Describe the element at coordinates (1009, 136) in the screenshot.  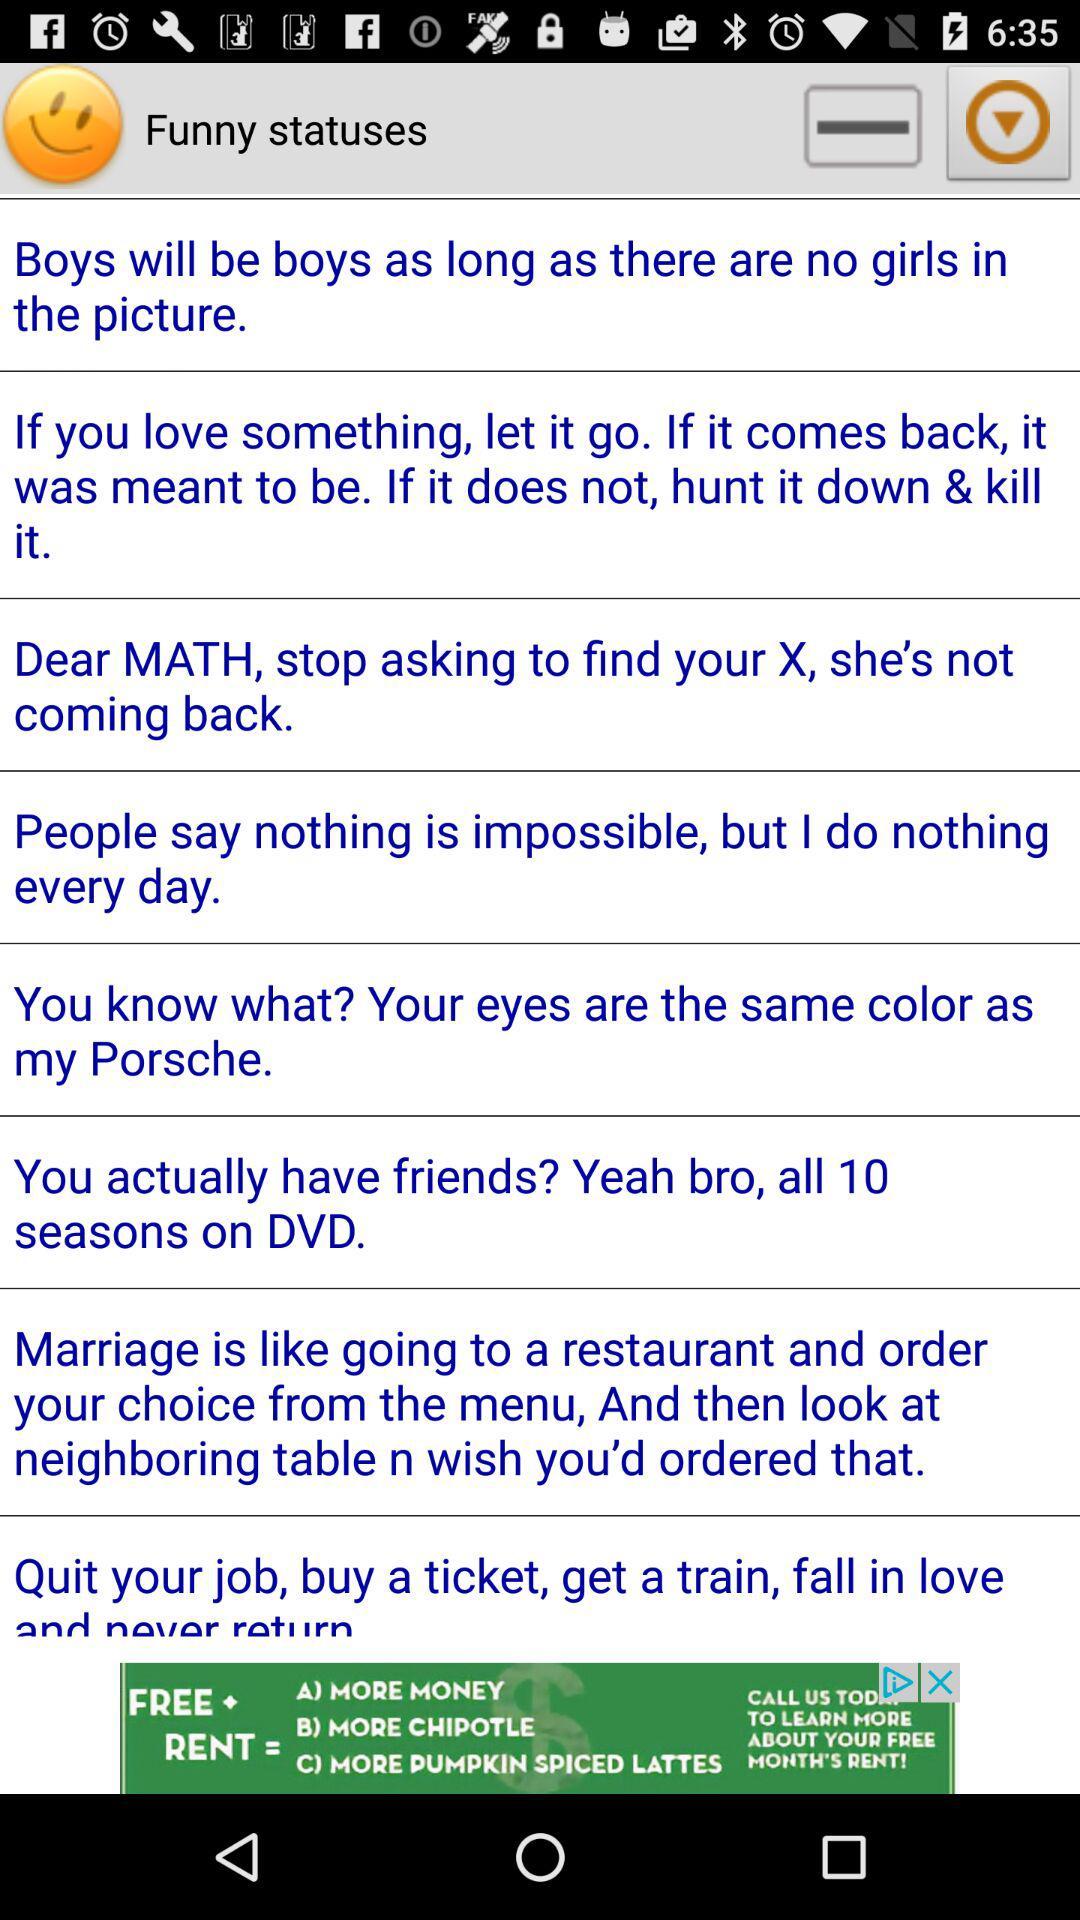
I see `the arrow_downward icon` at that location.